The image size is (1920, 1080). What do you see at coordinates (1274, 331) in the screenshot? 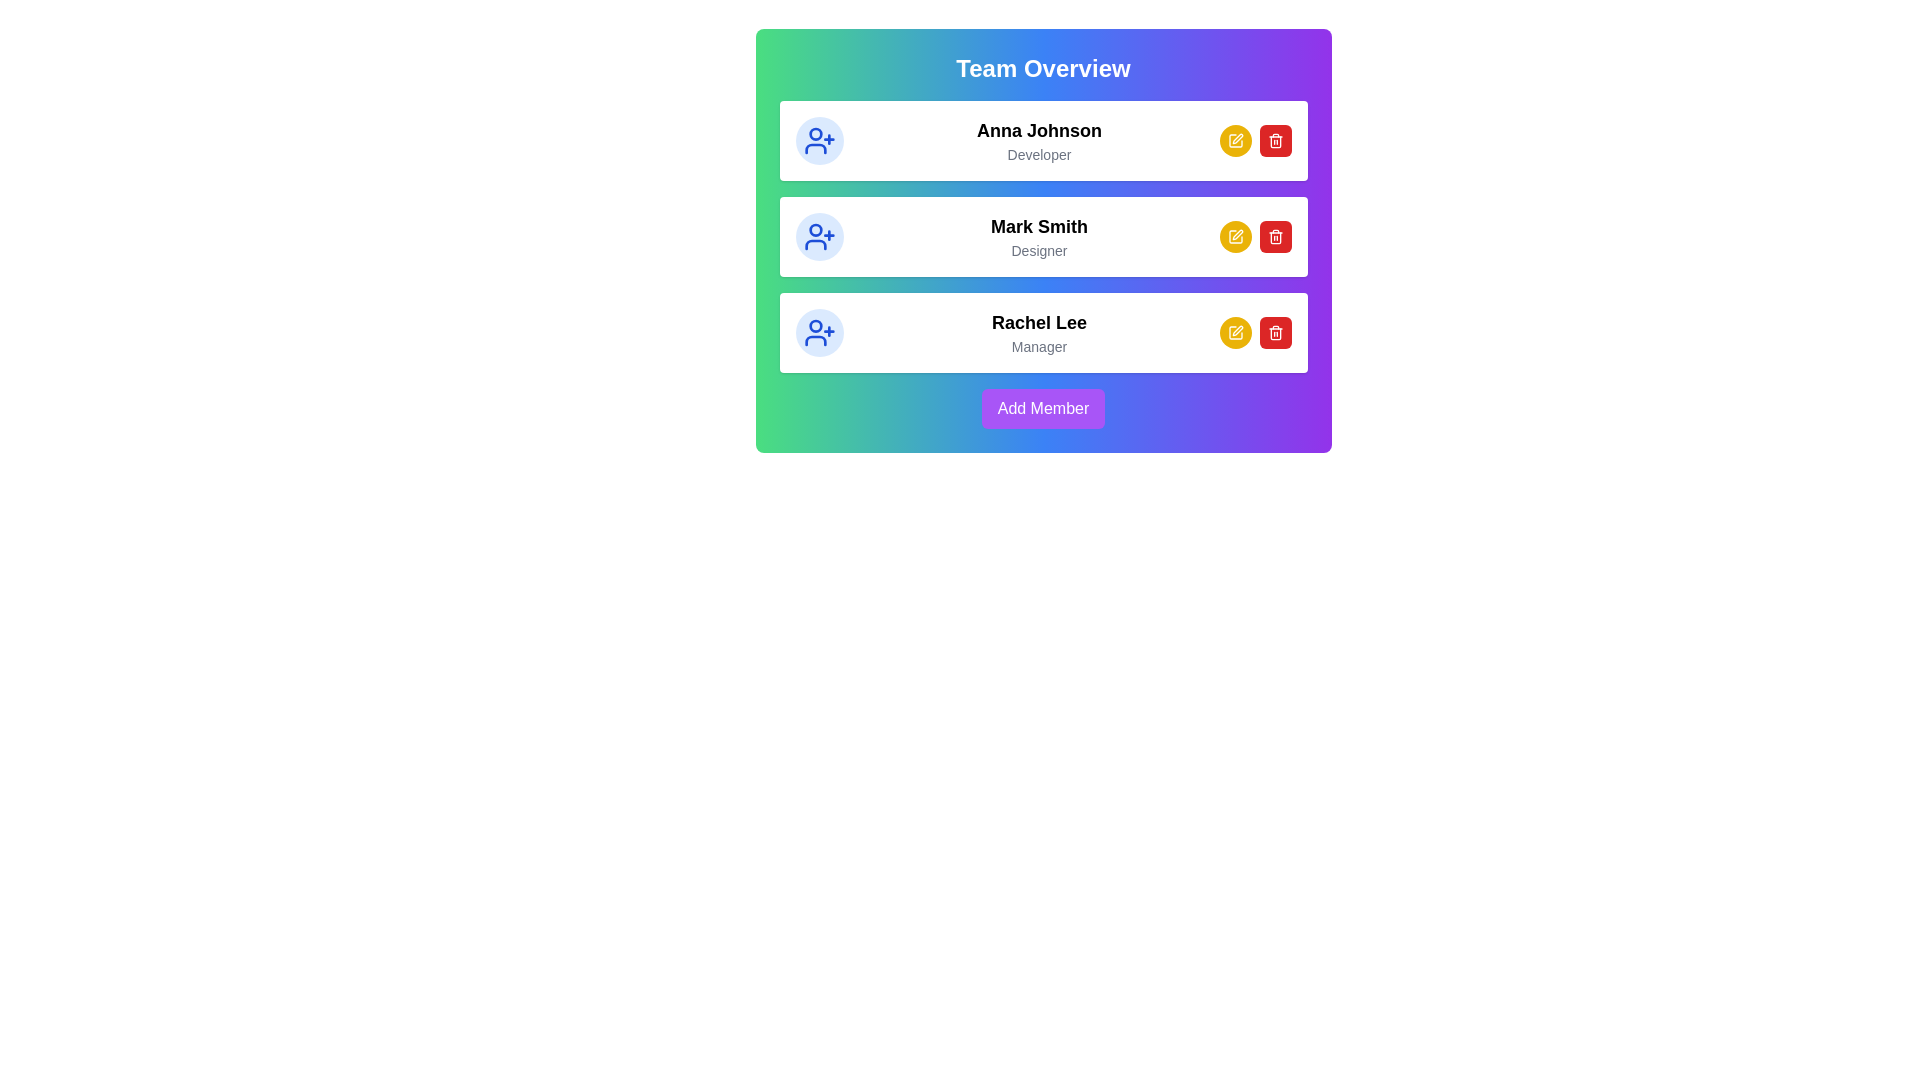
I see `the rectangular red delete button with a trash can icon in the 'Team Overview' section for 'Rachel Lee, Manager'` at bounding box center [1274, 331].